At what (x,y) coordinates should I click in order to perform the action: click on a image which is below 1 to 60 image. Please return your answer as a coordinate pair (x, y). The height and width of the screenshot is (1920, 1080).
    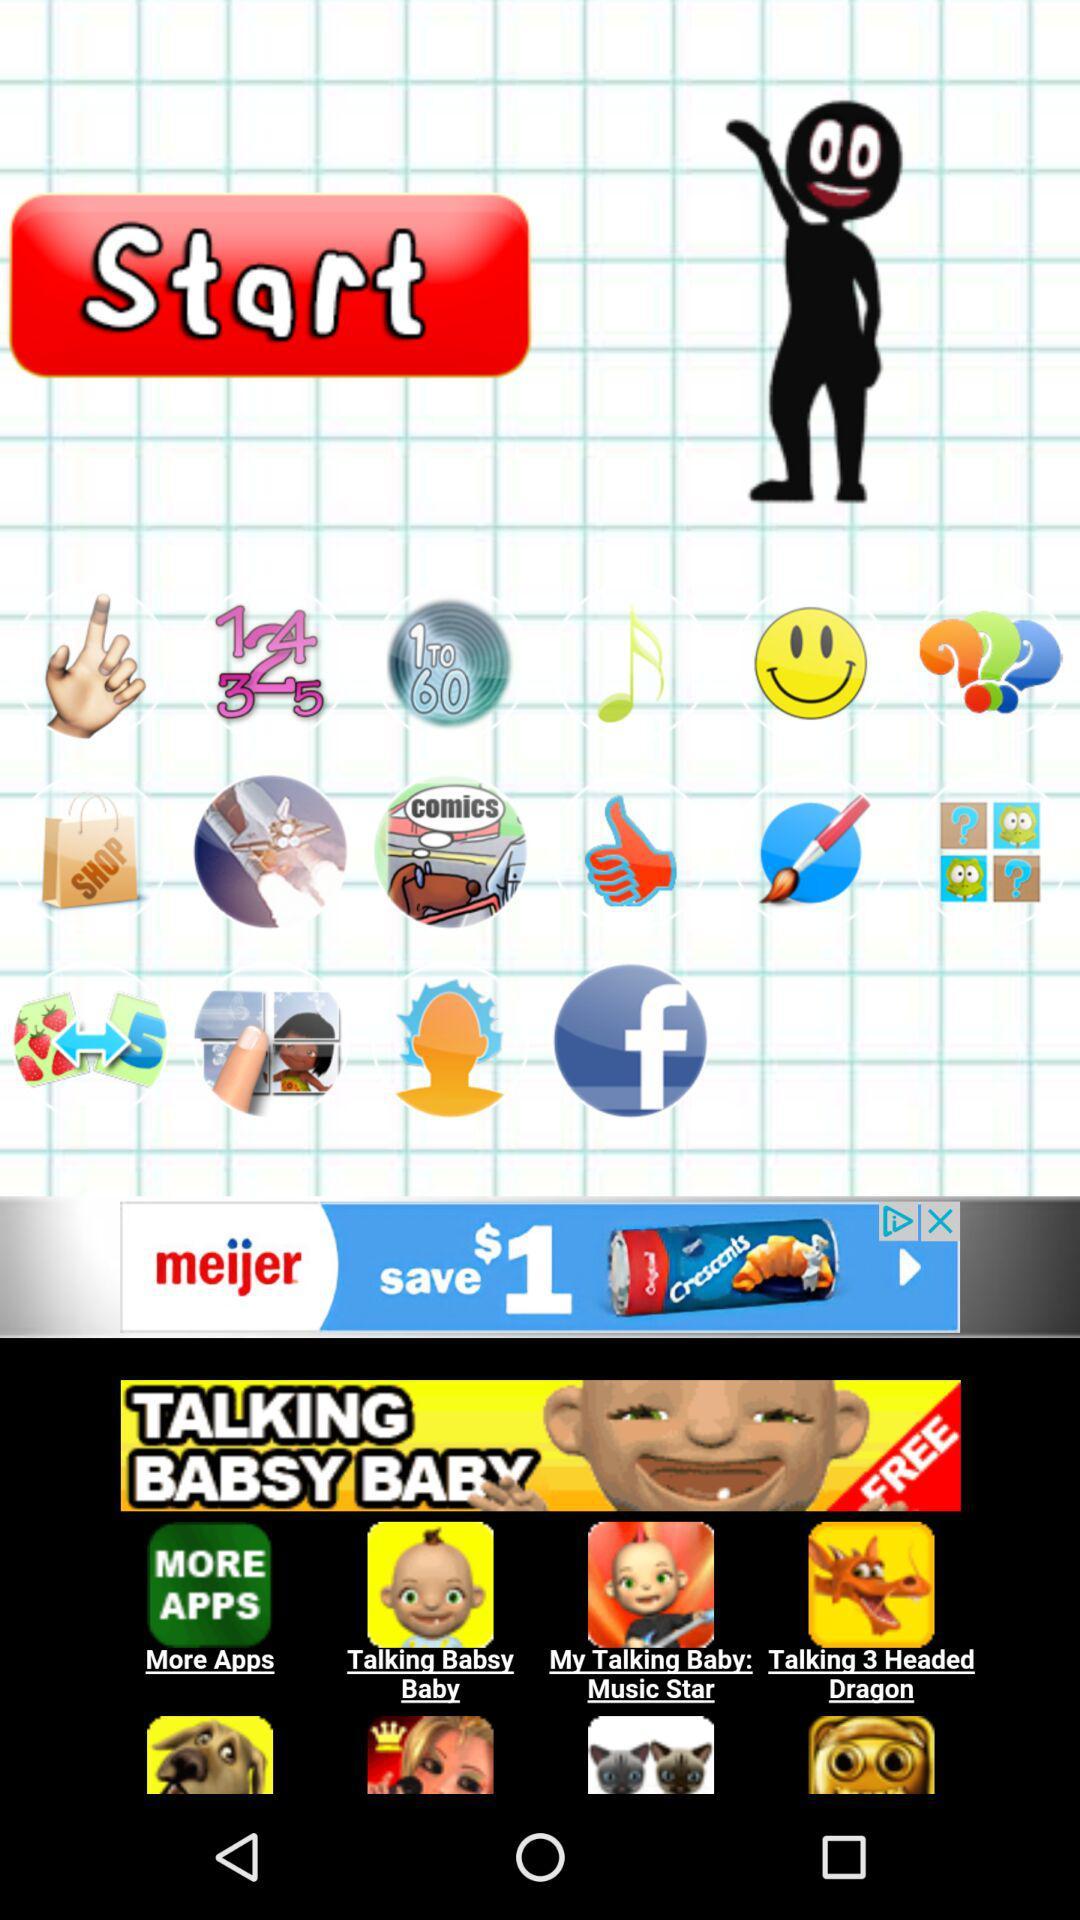
    Looking at the image, I should click on (450, 852).